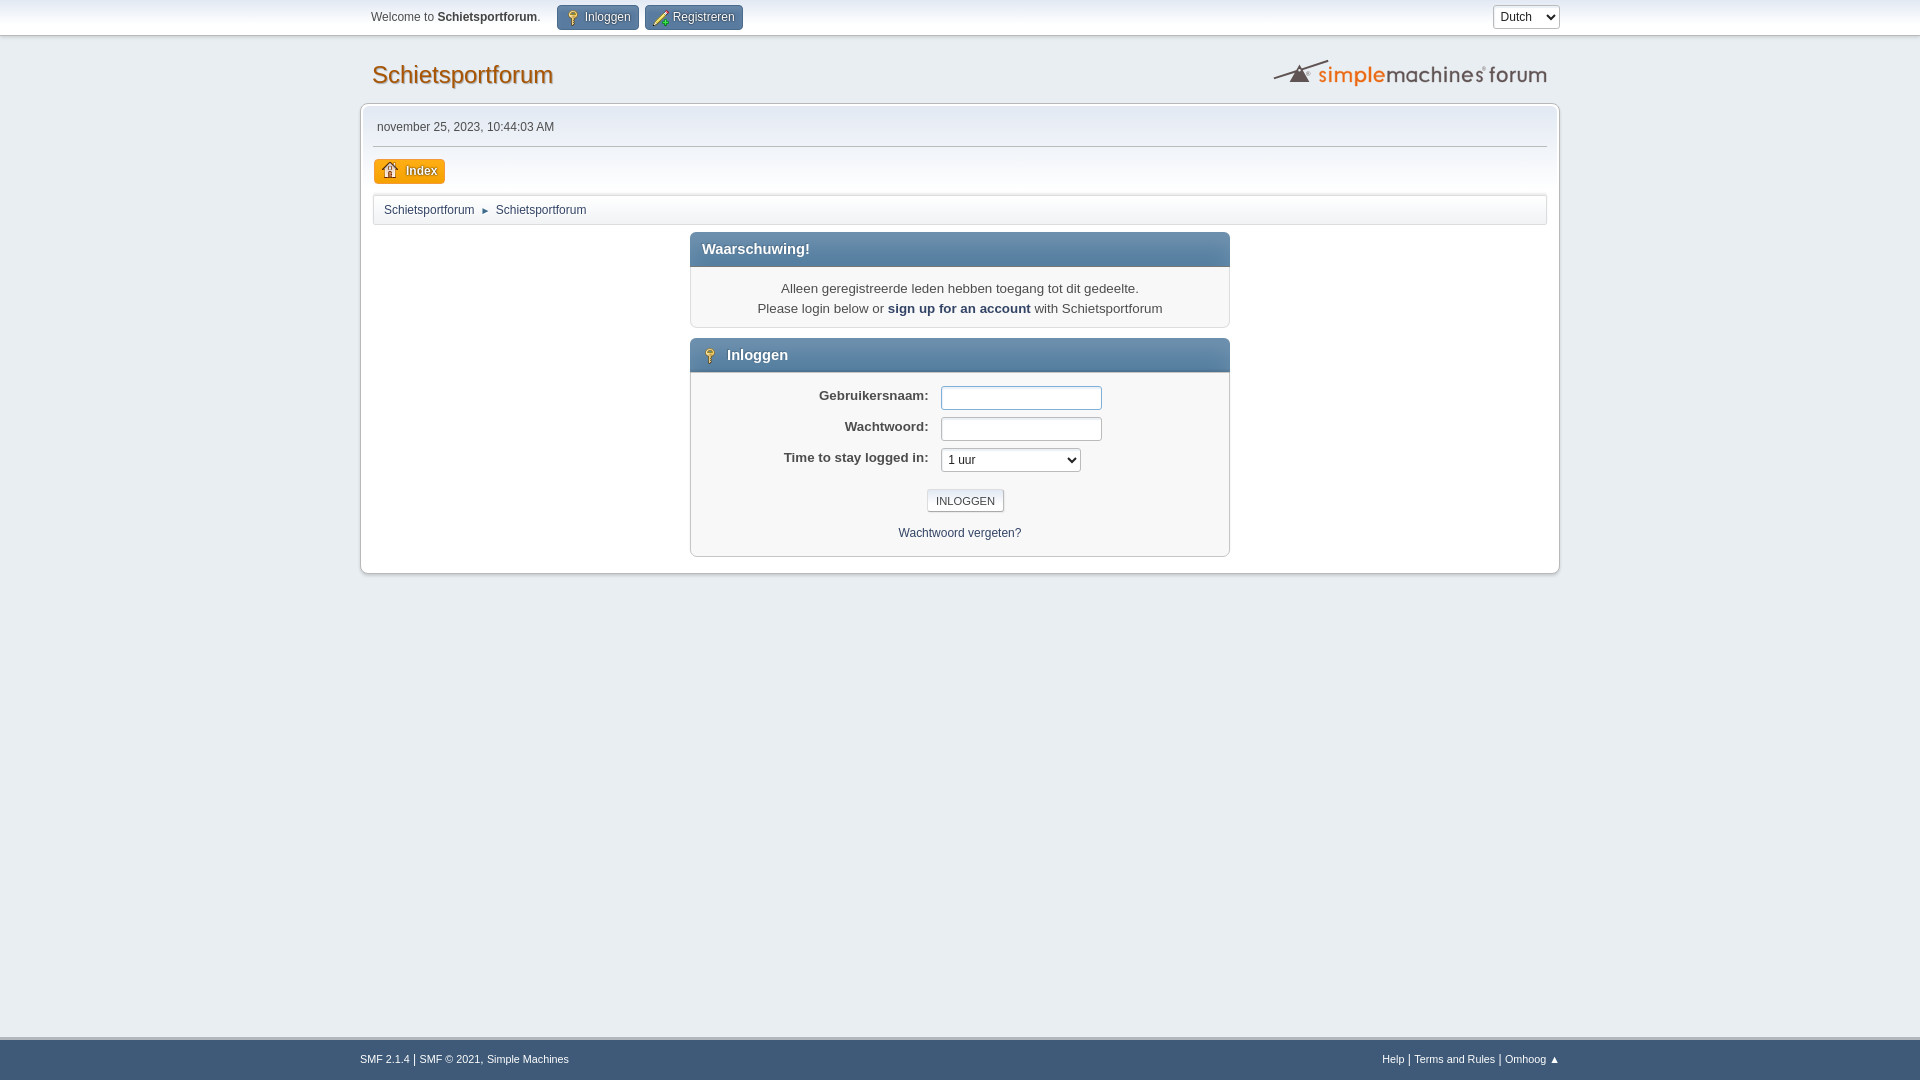 The width and height of the screenshot is (1920, 1080). What do you see at coordinates (596, 17) in the screenshot?
I see `'Inloggen'` at bounding box center [596, 17].